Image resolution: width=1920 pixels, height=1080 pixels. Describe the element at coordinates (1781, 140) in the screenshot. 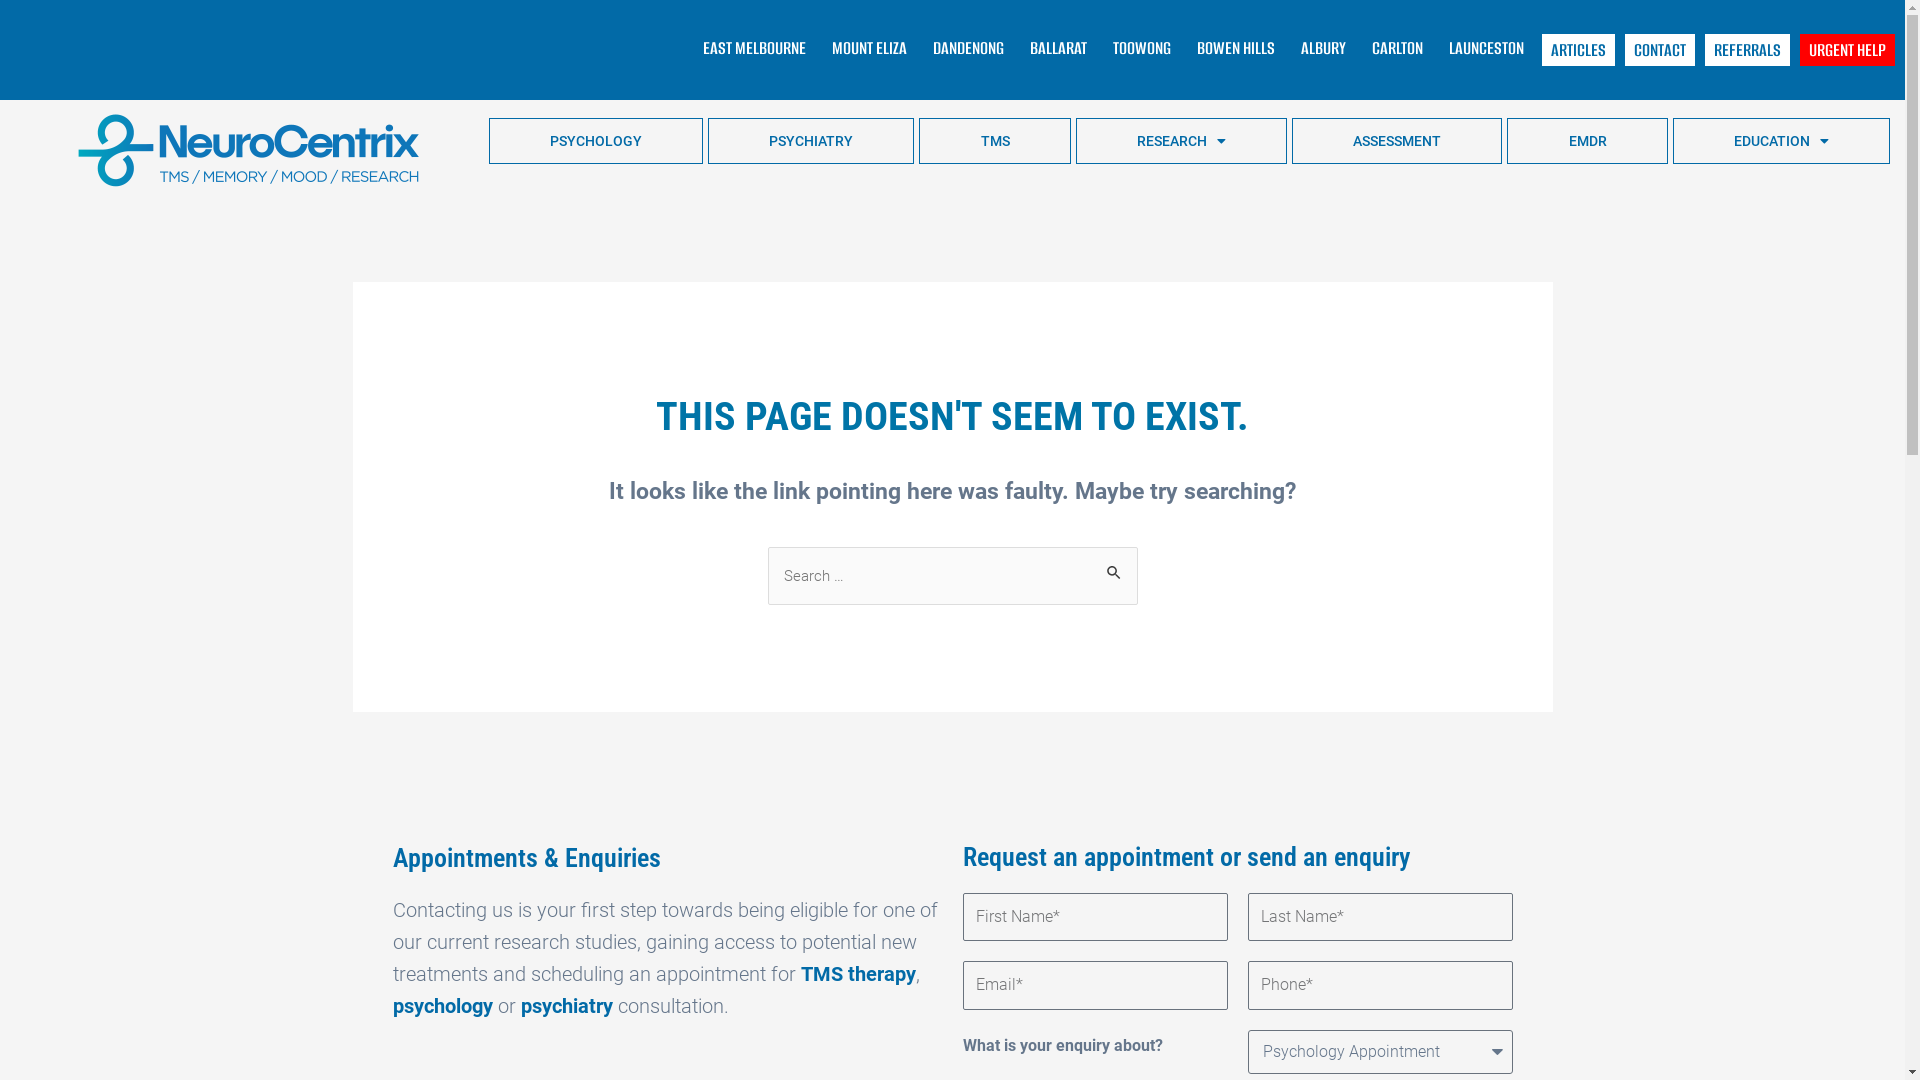

I see `'EDUCATION'` at that location.